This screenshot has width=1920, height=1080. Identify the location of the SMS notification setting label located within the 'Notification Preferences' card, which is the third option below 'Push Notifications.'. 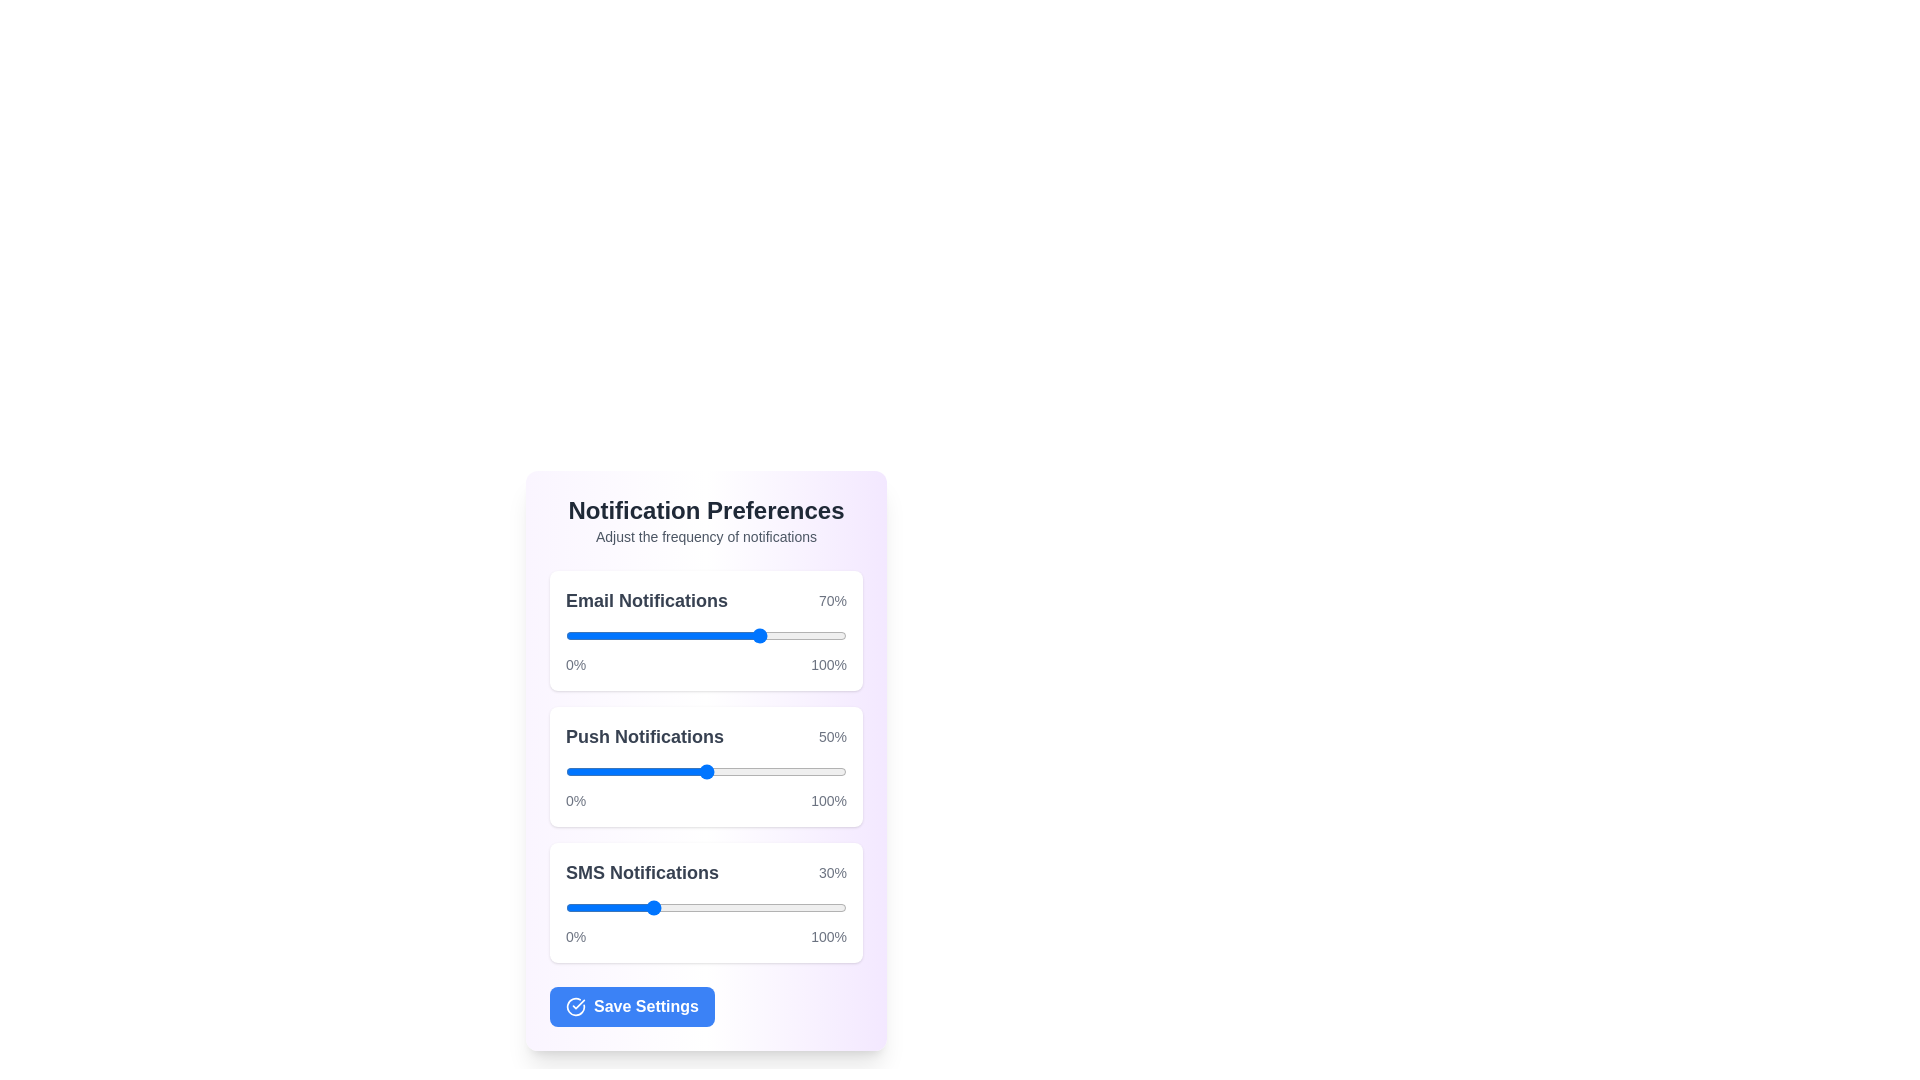
(706, 871).